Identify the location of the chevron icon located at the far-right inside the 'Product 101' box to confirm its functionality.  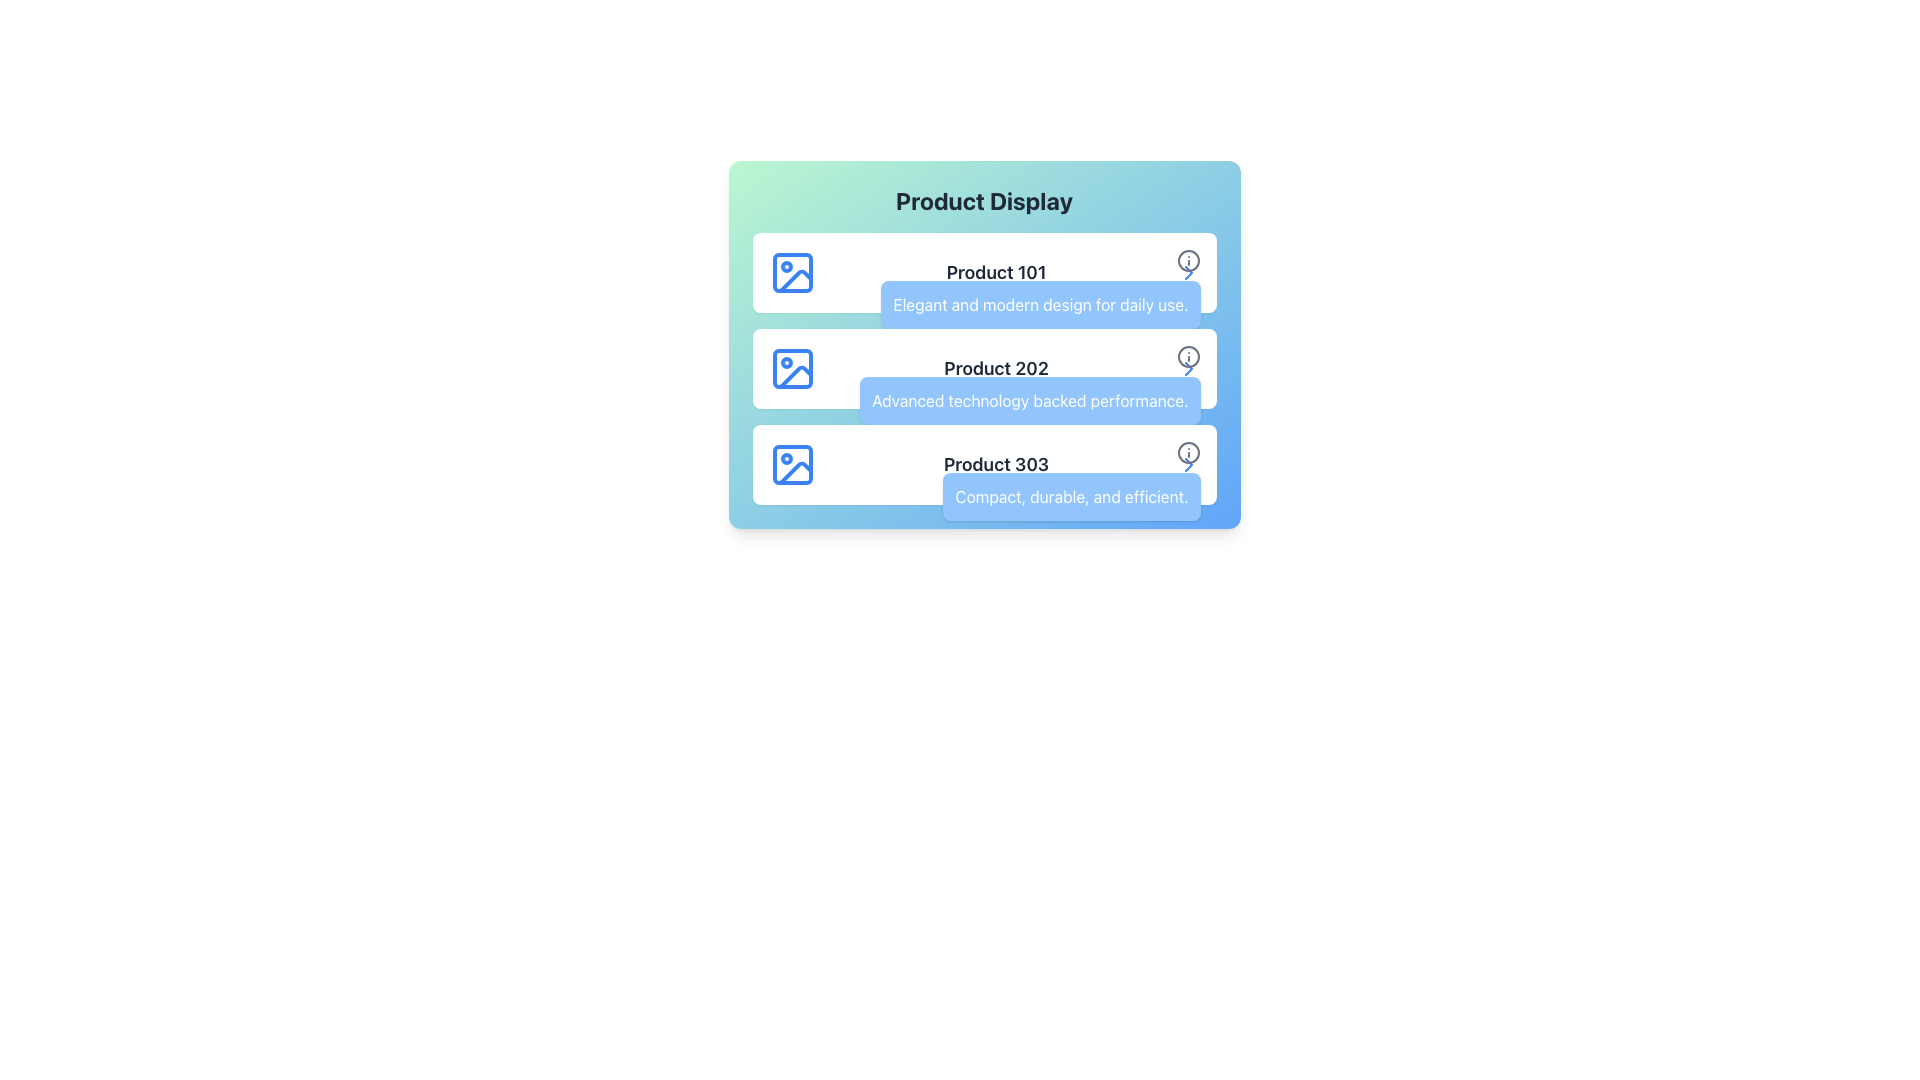
(1188, 273).